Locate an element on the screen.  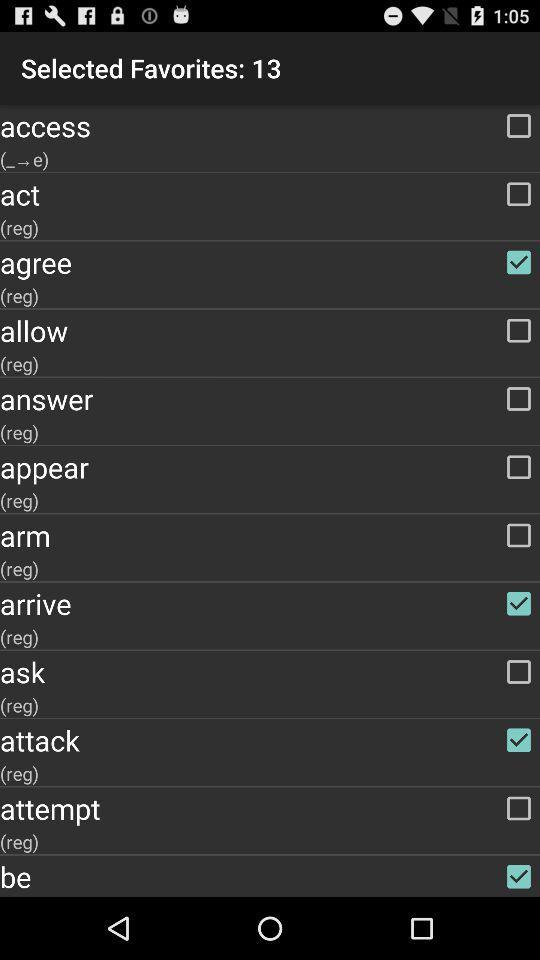
item below the (reg)  icon is located at coordinates (270, 808).